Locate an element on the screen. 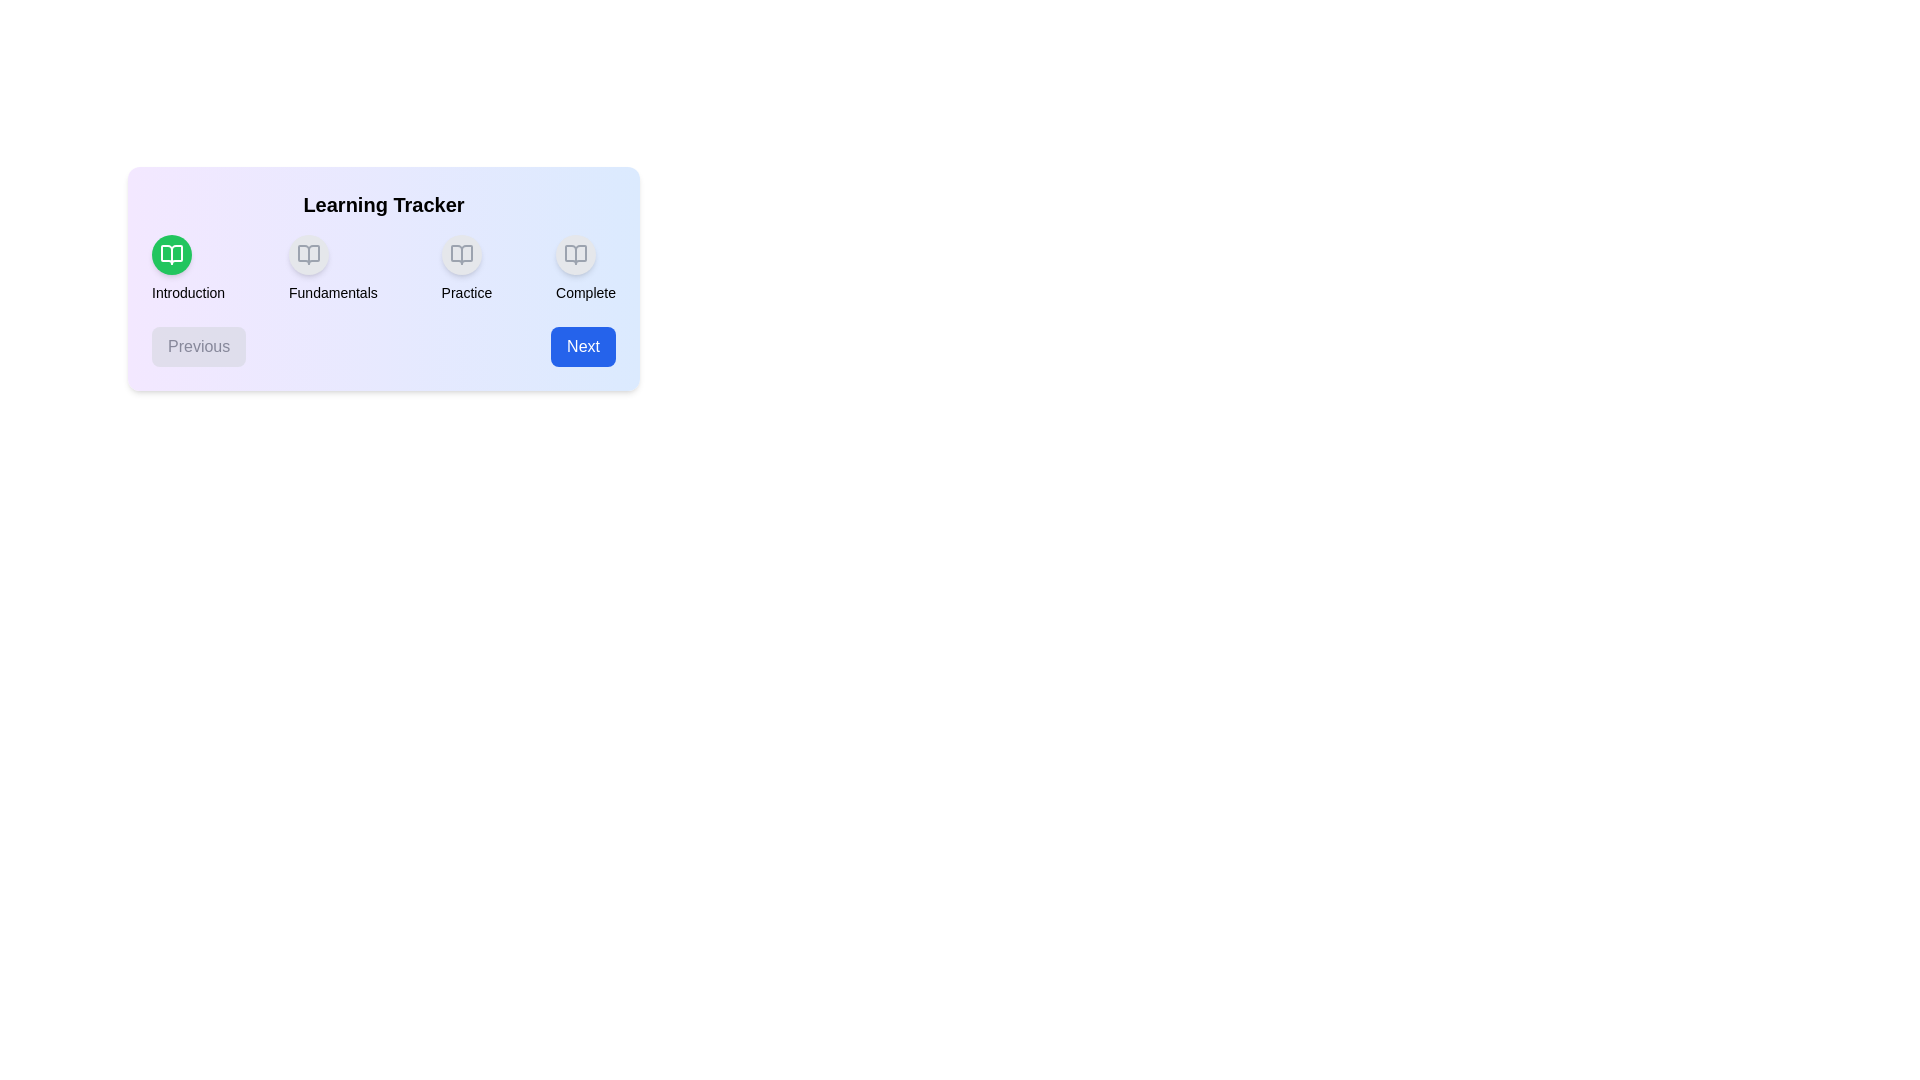 The height and width of the screenshot is (1080, 1920). the 'Fundamentals' SVG icon located within the horizontal menu layout, which is the second icon from the left is located at coordinates (308, 253).